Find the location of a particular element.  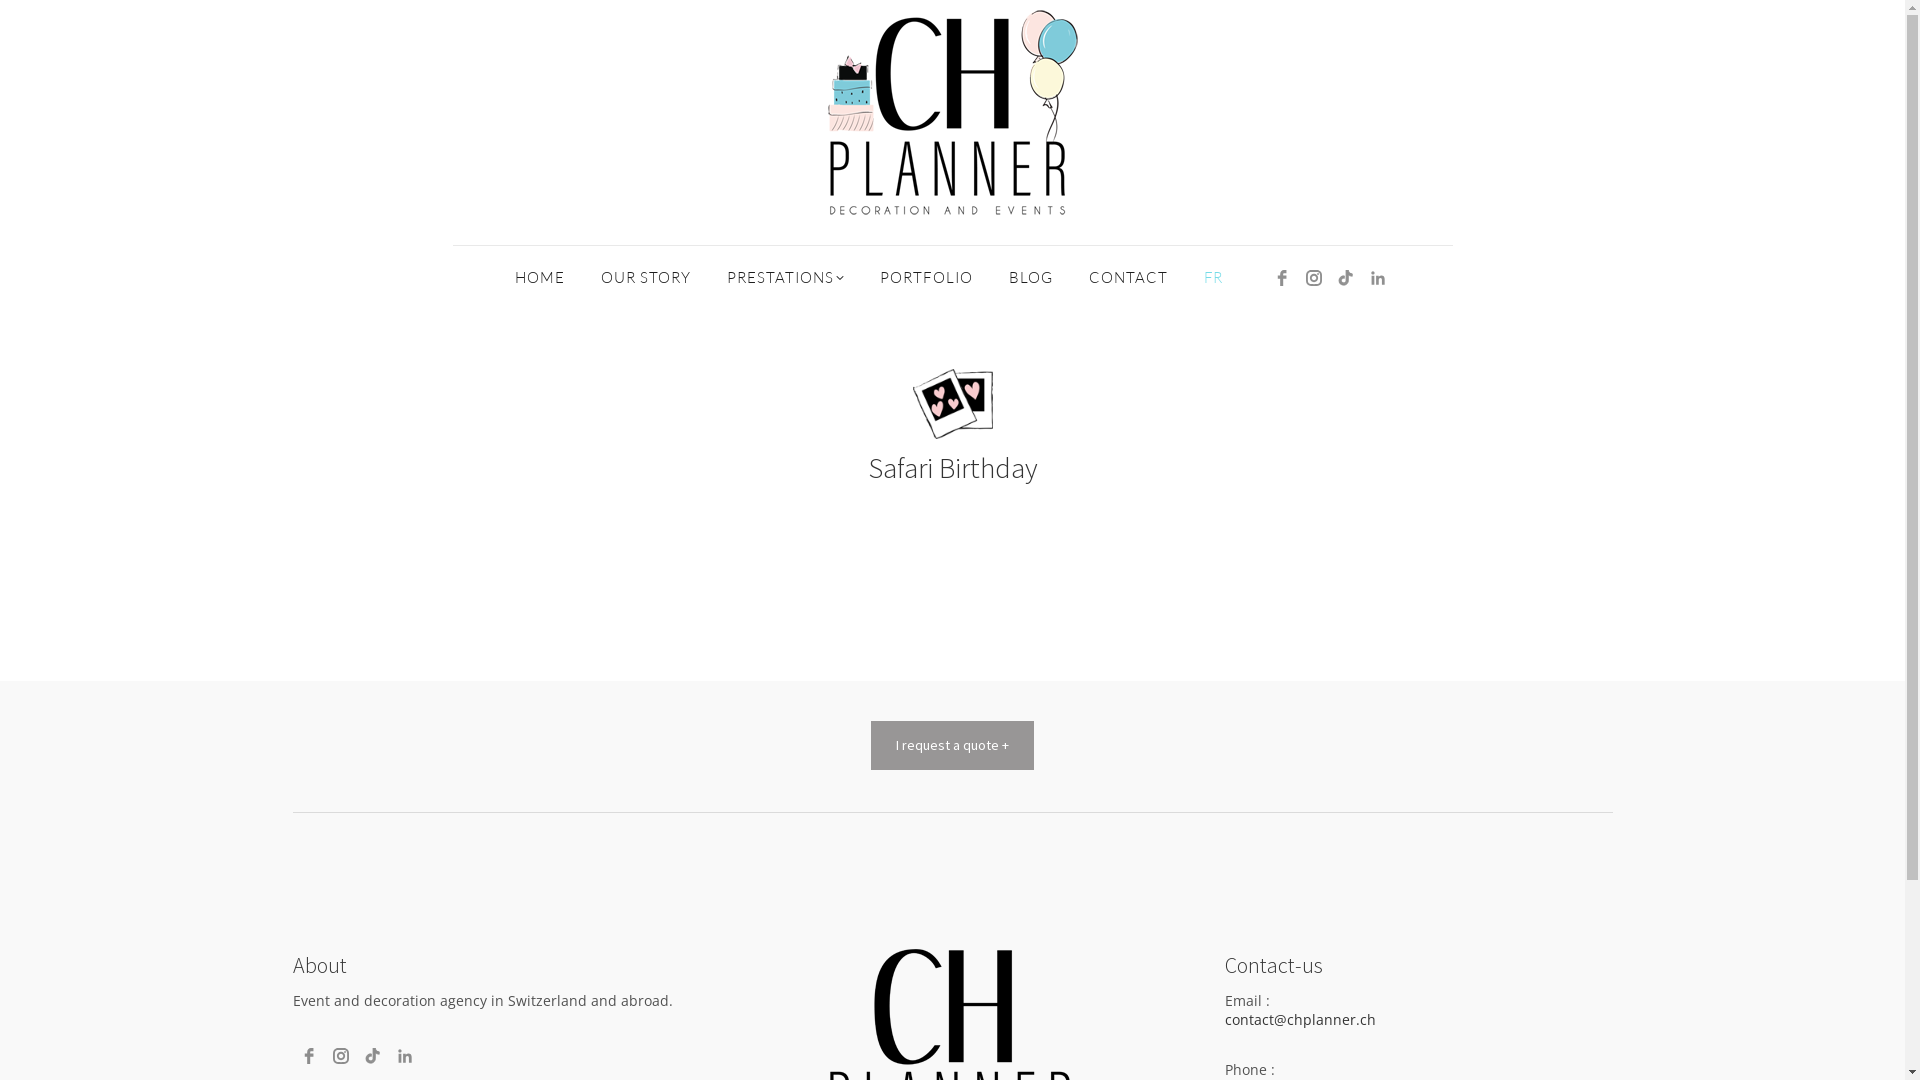

'BLOG' is located at coordinates (1031, 277).